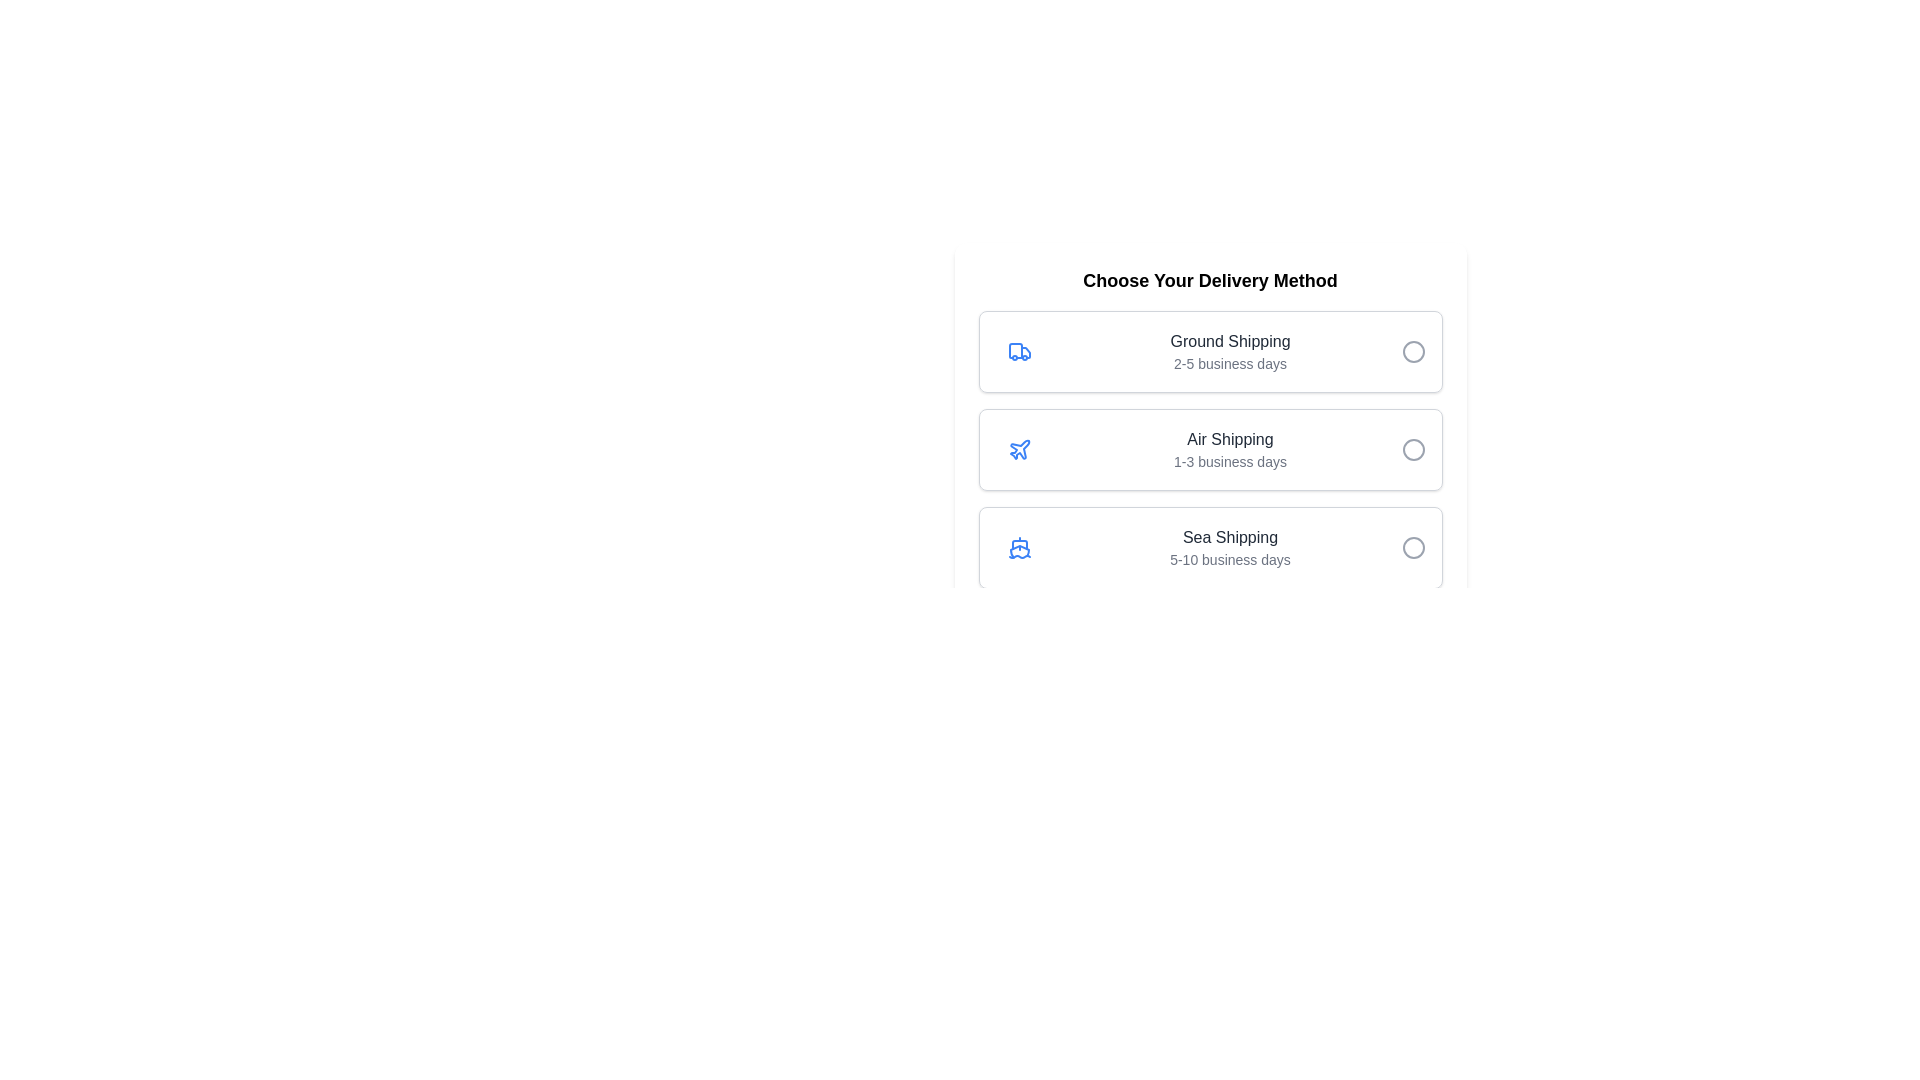  I want to click on the static text that indicates the expected delivery time for the 'Sea Shipping' option, located below the corresponding delivery method text in the interface, so click(1229, 559).